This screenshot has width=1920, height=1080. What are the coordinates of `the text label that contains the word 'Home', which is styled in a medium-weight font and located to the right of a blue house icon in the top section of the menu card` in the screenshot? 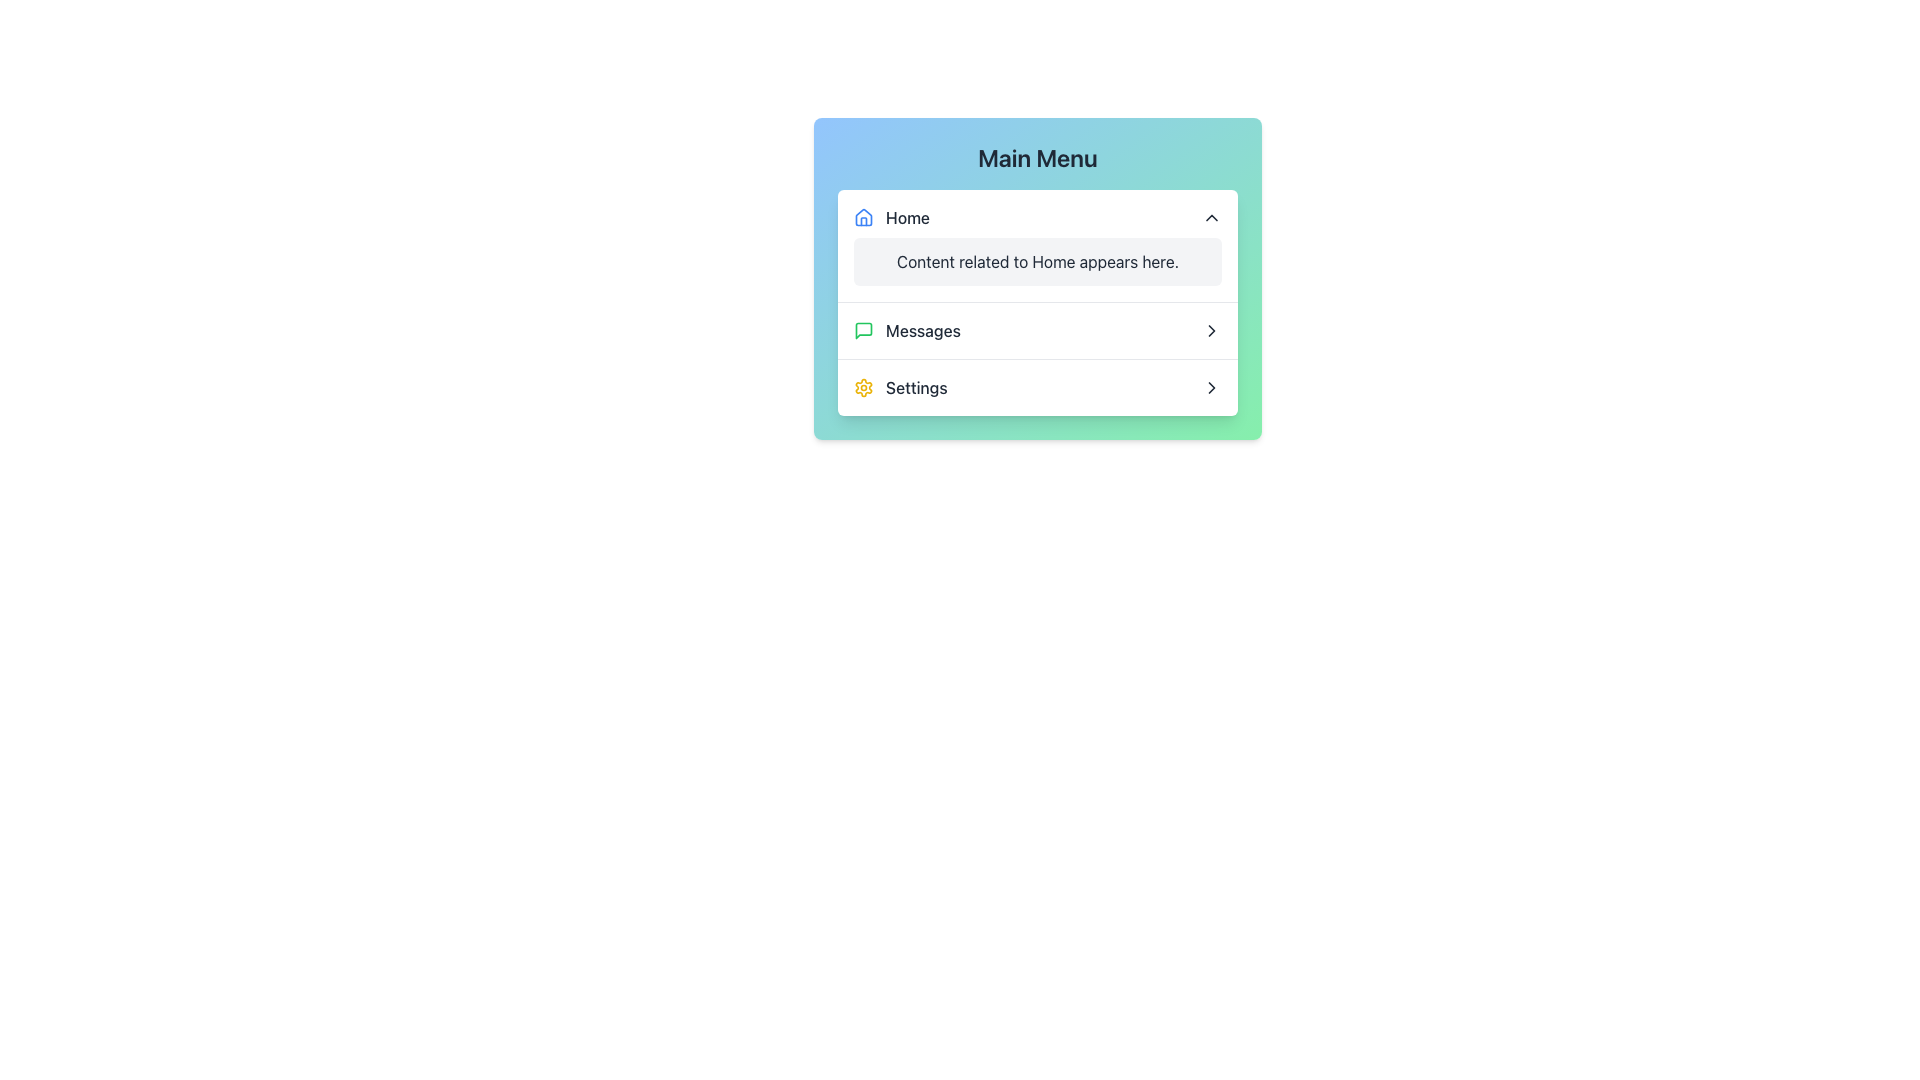 It's located at (906, 218).